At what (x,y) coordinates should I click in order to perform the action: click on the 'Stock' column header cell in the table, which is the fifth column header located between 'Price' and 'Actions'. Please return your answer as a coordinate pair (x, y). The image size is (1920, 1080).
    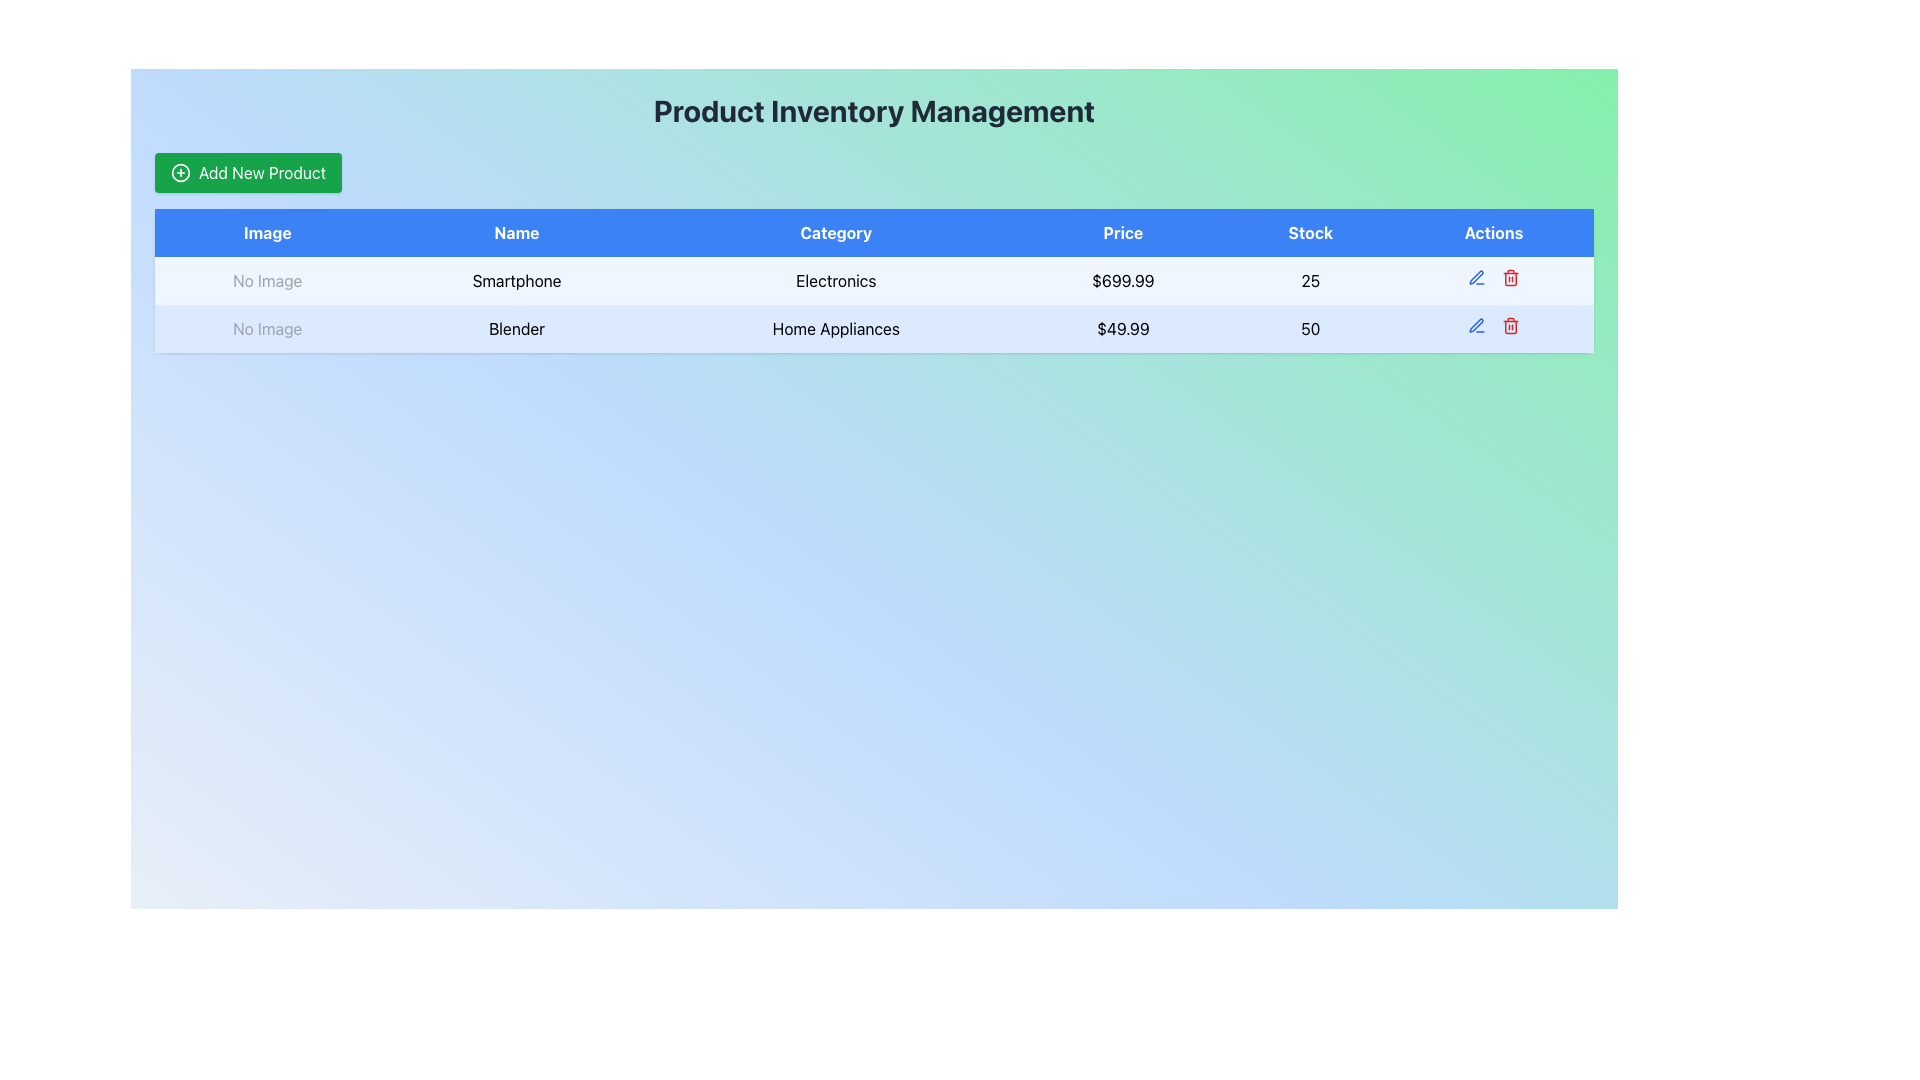
    Looking at the image, I should click on (1310, 231).